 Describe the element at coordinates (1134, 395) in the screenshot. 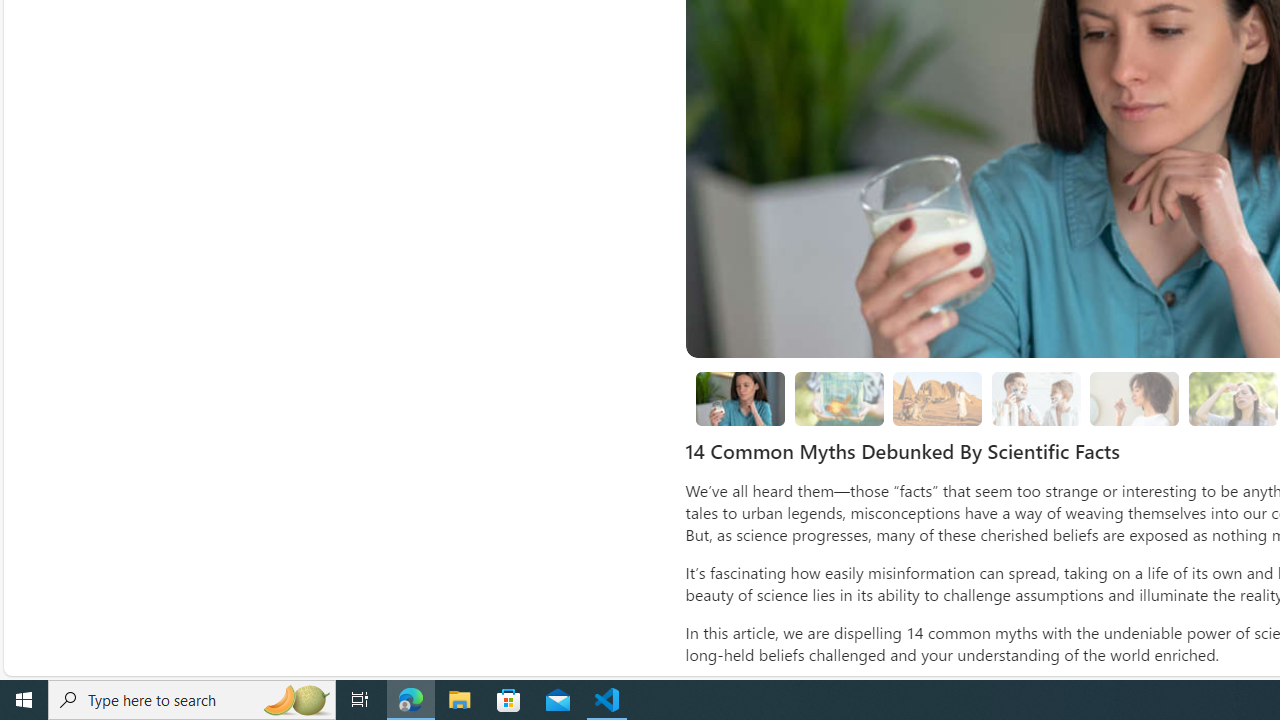

I see `'Class: progress'` at that location.